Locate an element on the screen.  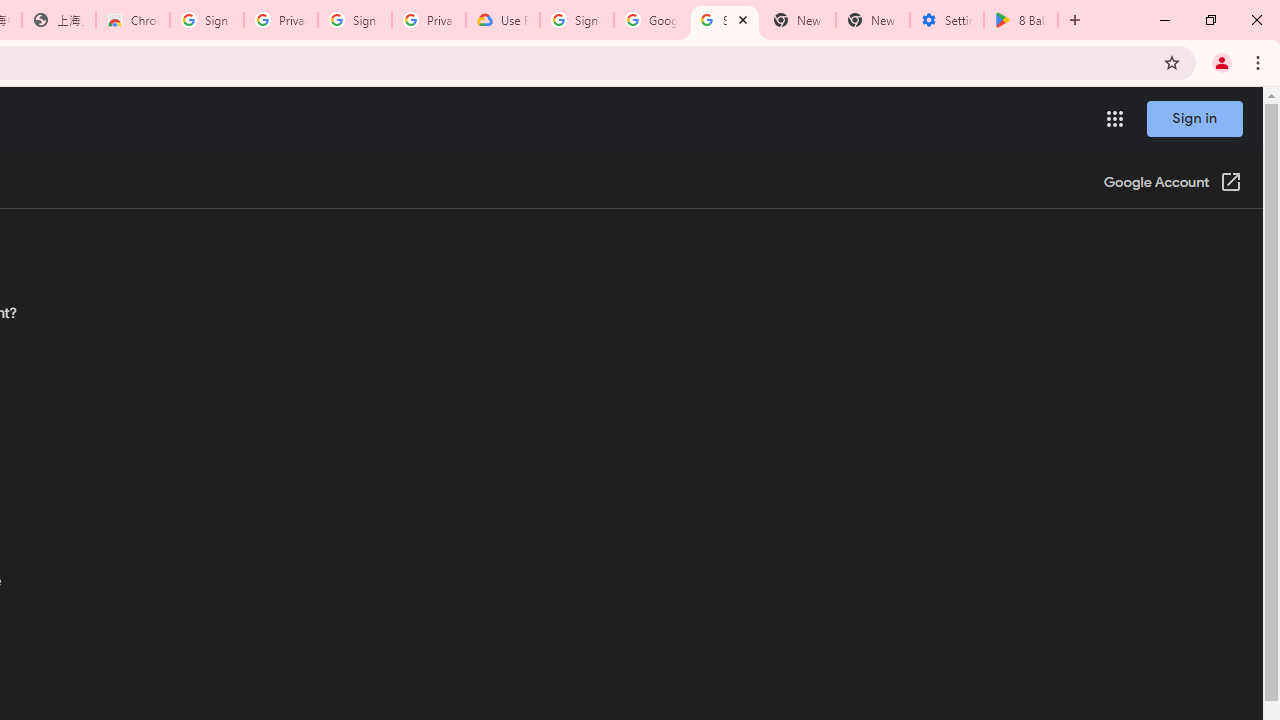
'New Tab' is located at coordinates (872, 20).